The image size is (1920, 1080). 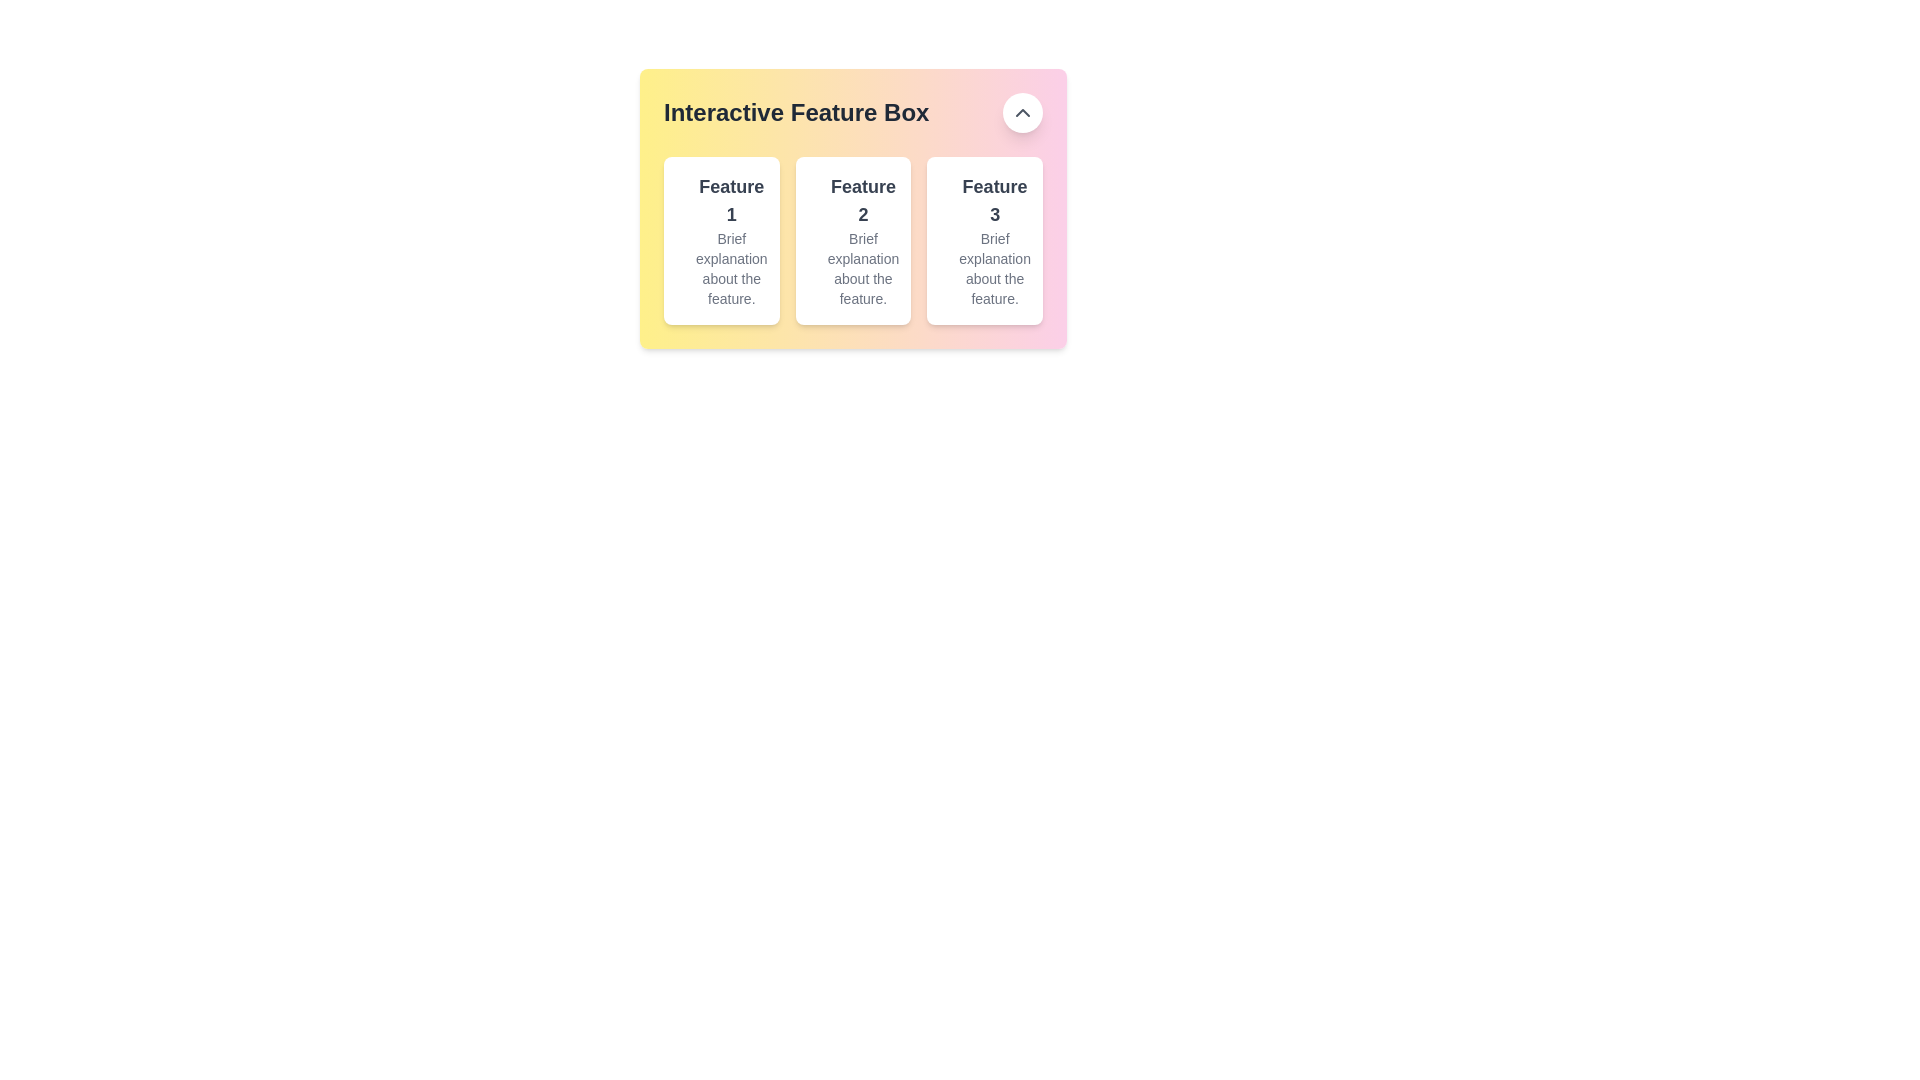 I want to click on the upward action icon located at the top-right corner of the 'Interactive Feature Box', so click(x=1022, y=112).